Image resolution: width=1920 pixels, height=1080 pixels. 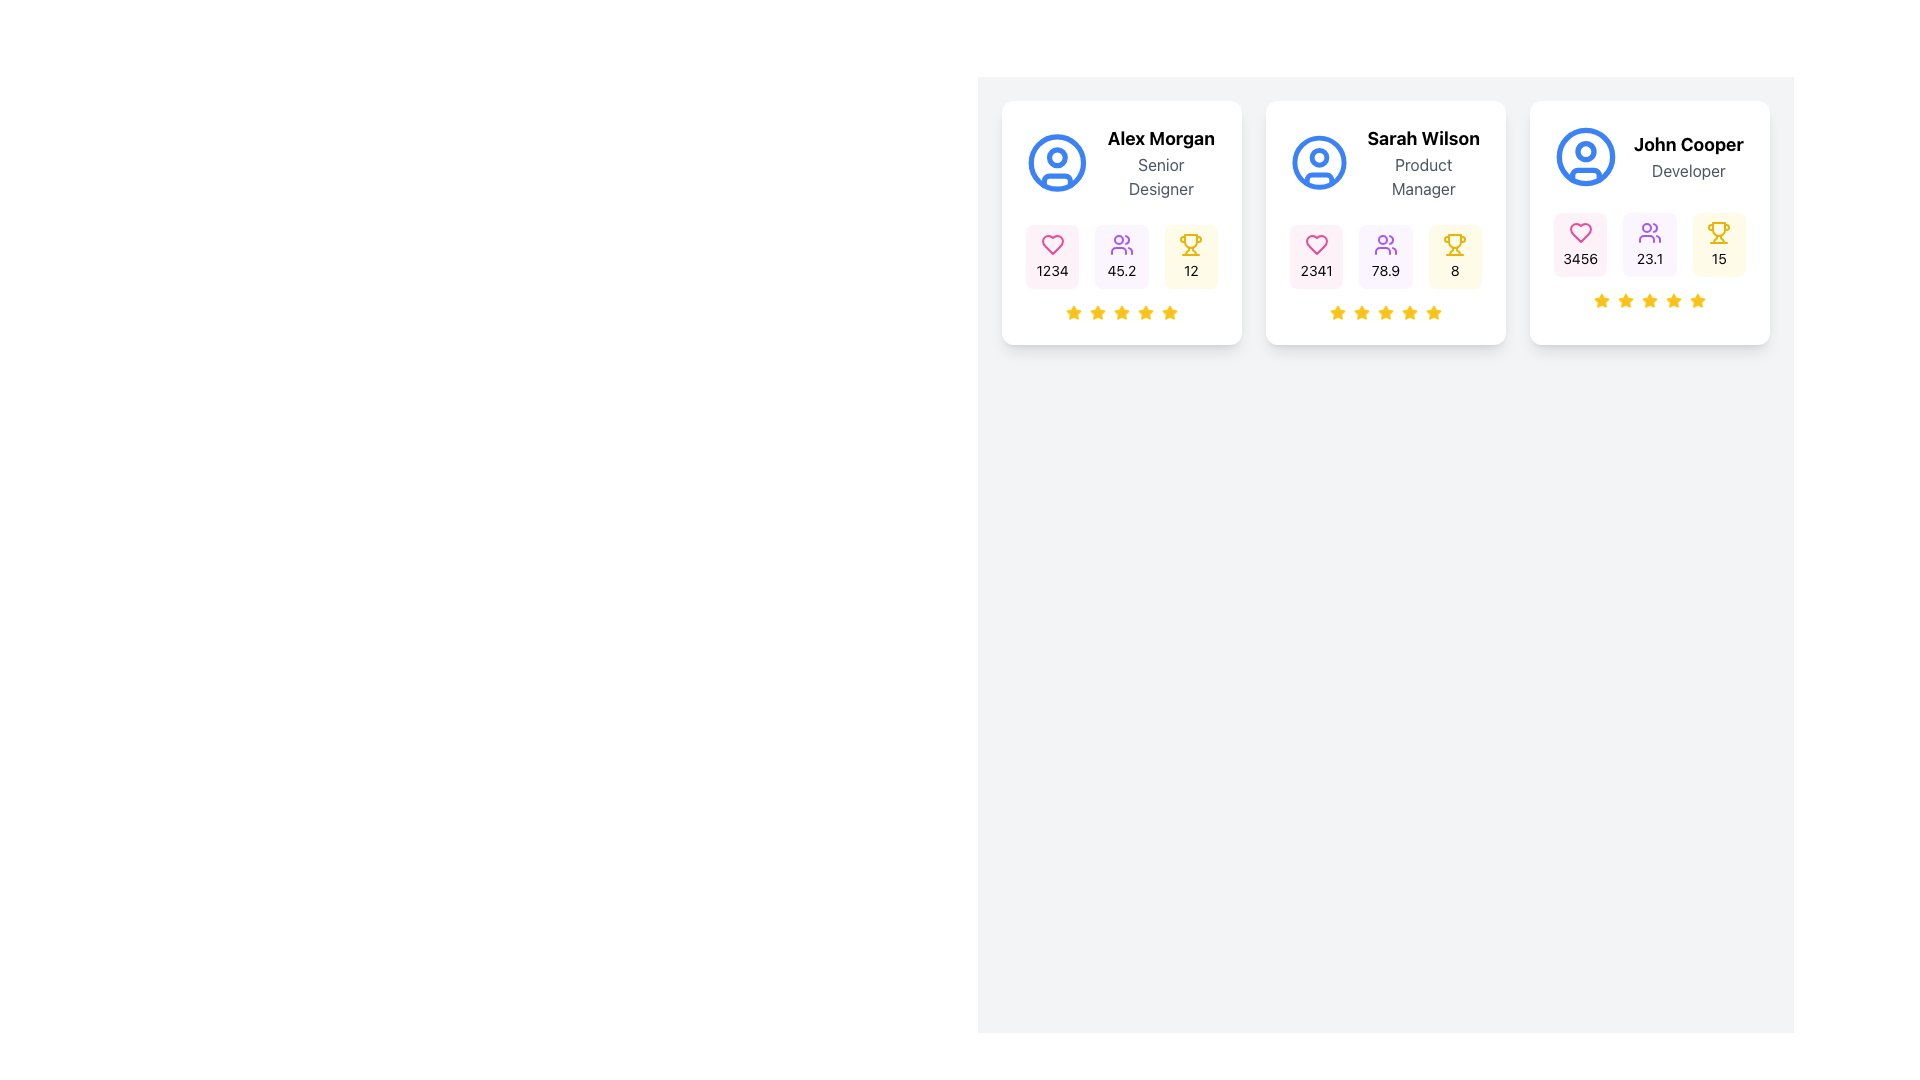 I want to click on numerical representation of awards displayed in the icon located in the lower right segment of the card labeled 'John Cooper', so click(x=1718, y=244).